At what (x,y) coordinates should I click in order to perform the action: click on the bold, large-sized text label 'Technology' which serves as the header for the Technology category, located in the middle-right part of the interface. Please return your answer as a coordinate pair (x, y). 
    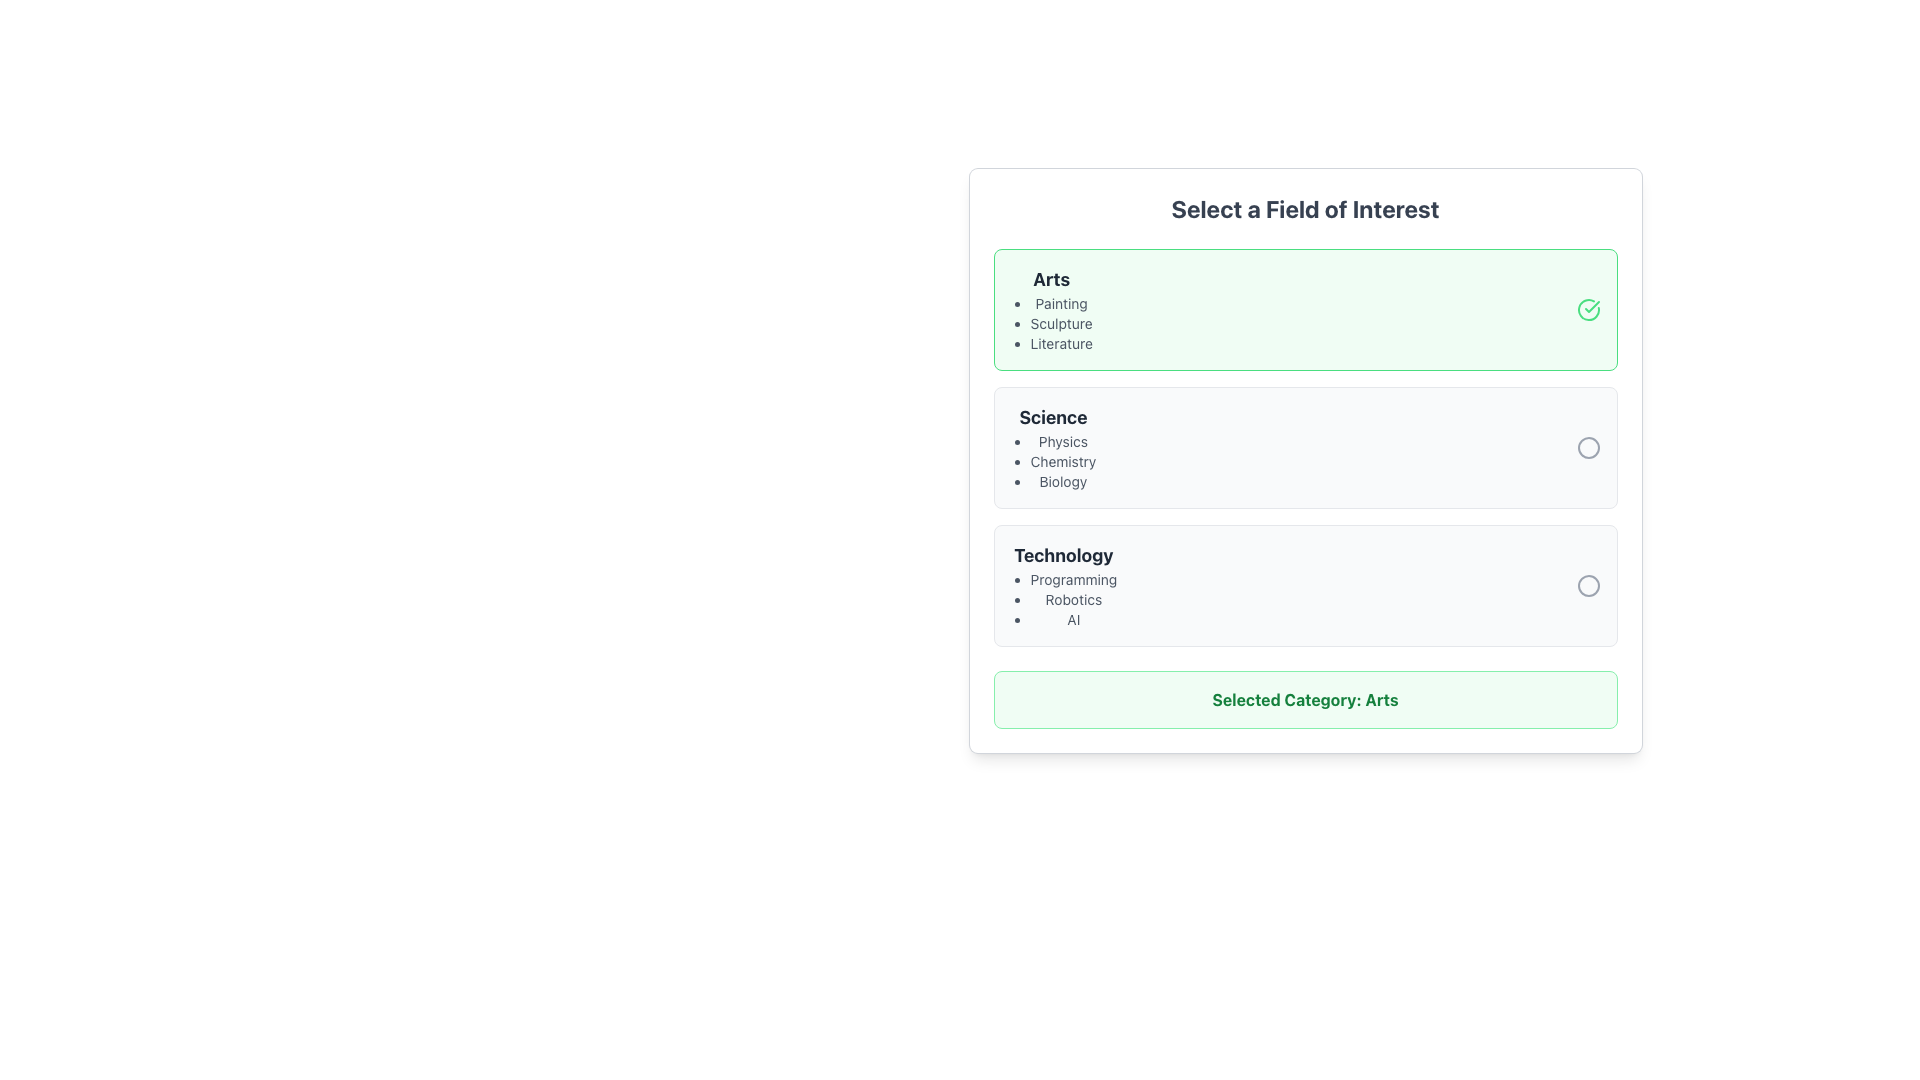
    Looking at the image, I should click on (1062, 555).